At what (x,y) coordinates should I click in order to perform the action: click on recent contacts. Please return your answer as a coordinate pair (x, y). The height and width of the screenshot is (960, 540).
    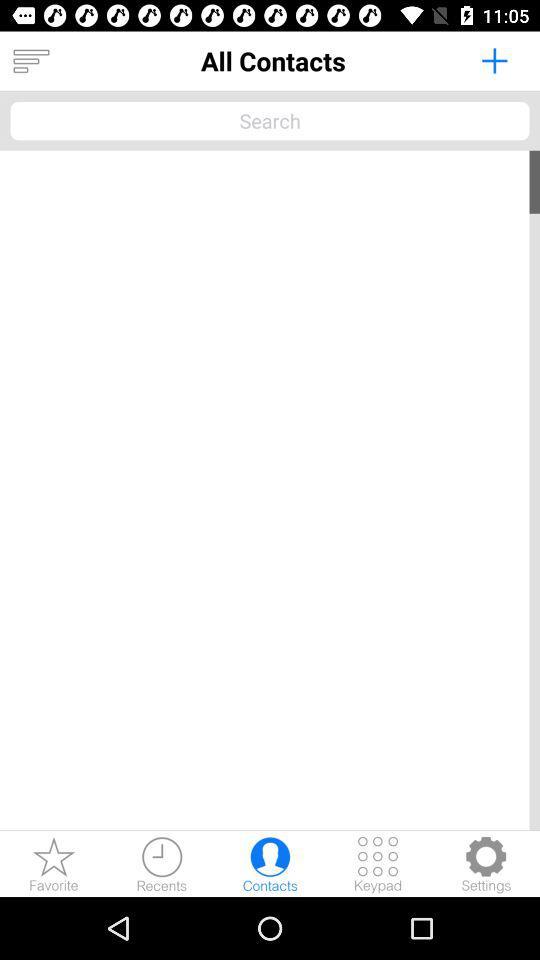
    Looking at the image, I should click on (161, 863).